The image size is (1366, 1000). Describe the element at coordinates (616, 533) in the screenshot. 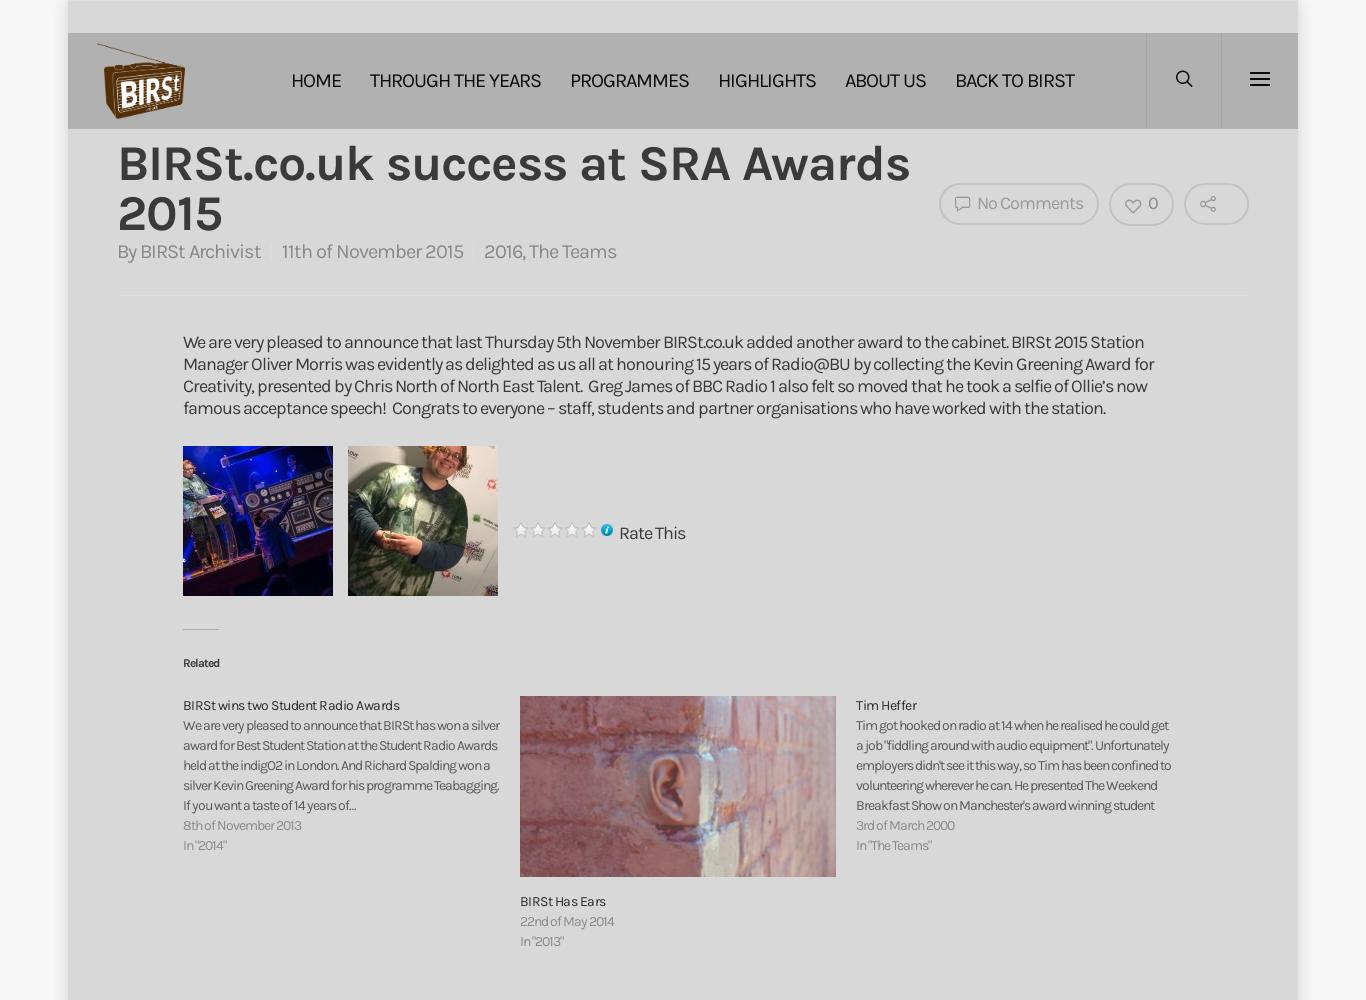

I see `'Rate This'` at that location.